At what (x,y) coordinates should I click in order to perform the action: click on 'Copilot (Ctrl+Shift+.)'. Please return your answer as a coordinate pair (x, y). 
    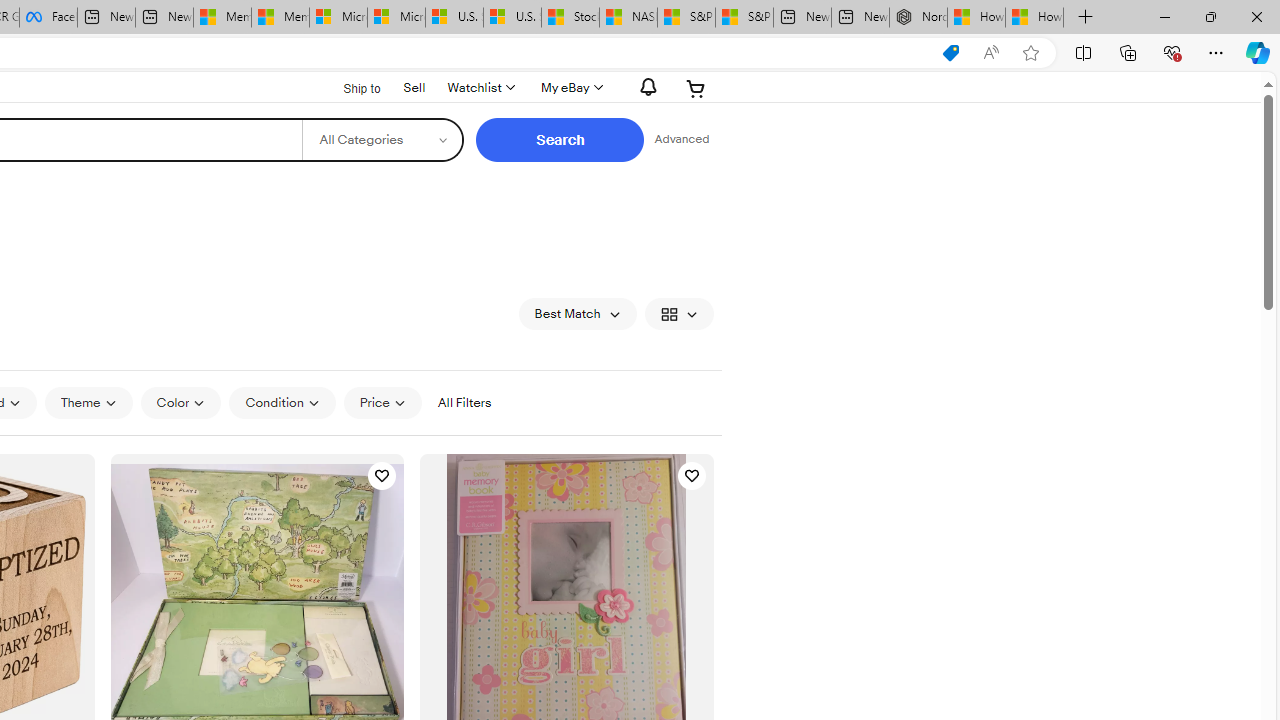
    Looking at the image, I should click on (1257, 51).